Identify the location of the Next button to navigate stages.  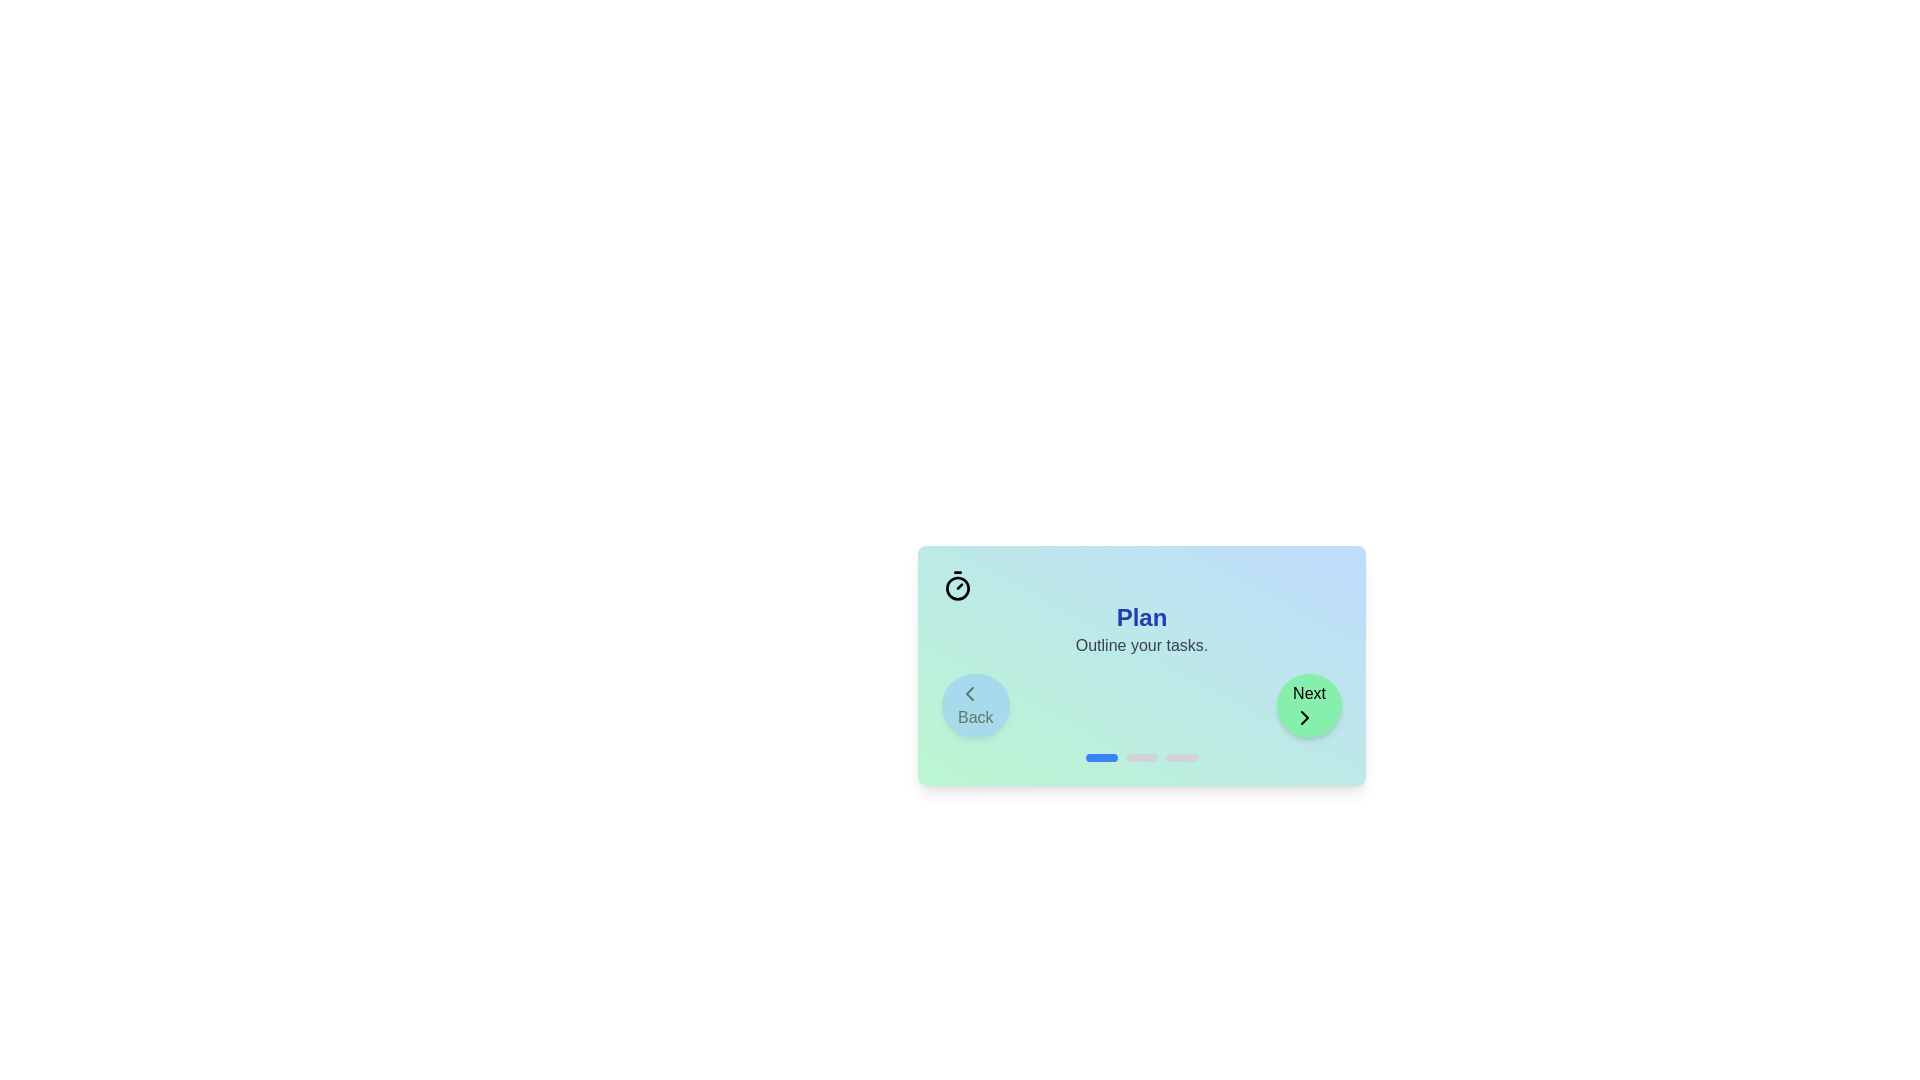
(1309, 704).